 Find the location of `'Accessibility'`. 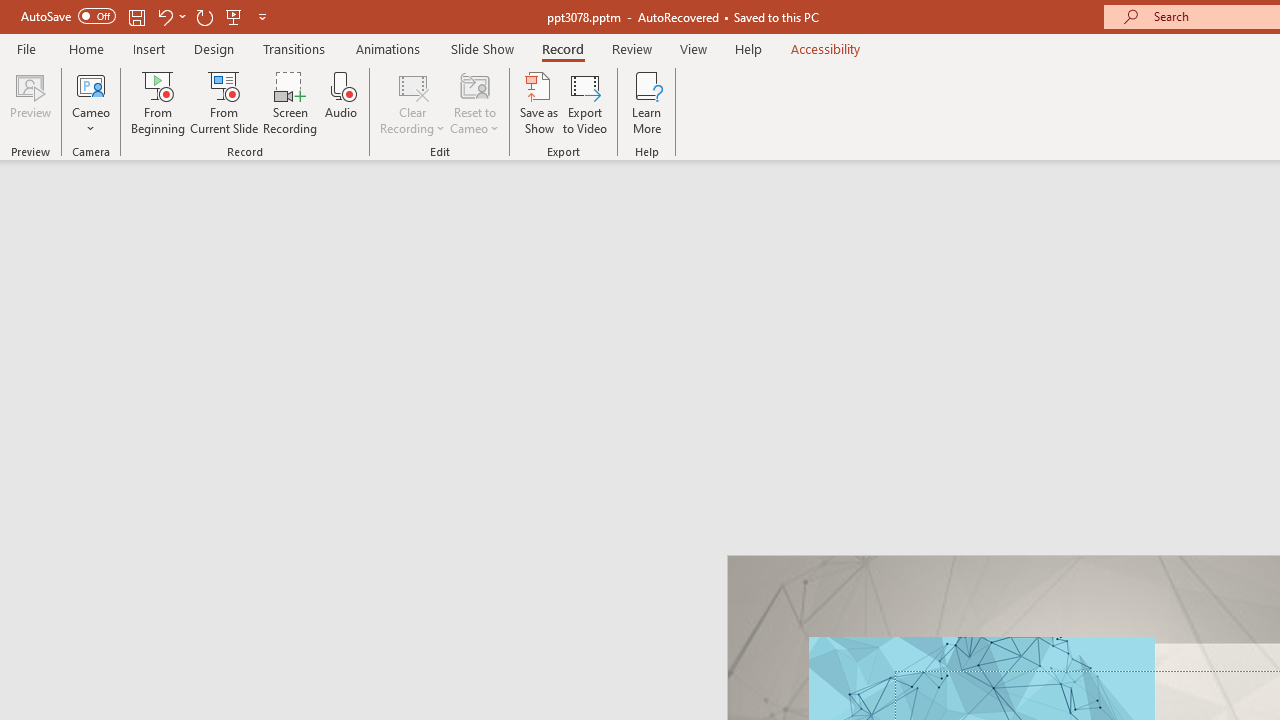

'Accessibility' is located at coordinates (826, 48).